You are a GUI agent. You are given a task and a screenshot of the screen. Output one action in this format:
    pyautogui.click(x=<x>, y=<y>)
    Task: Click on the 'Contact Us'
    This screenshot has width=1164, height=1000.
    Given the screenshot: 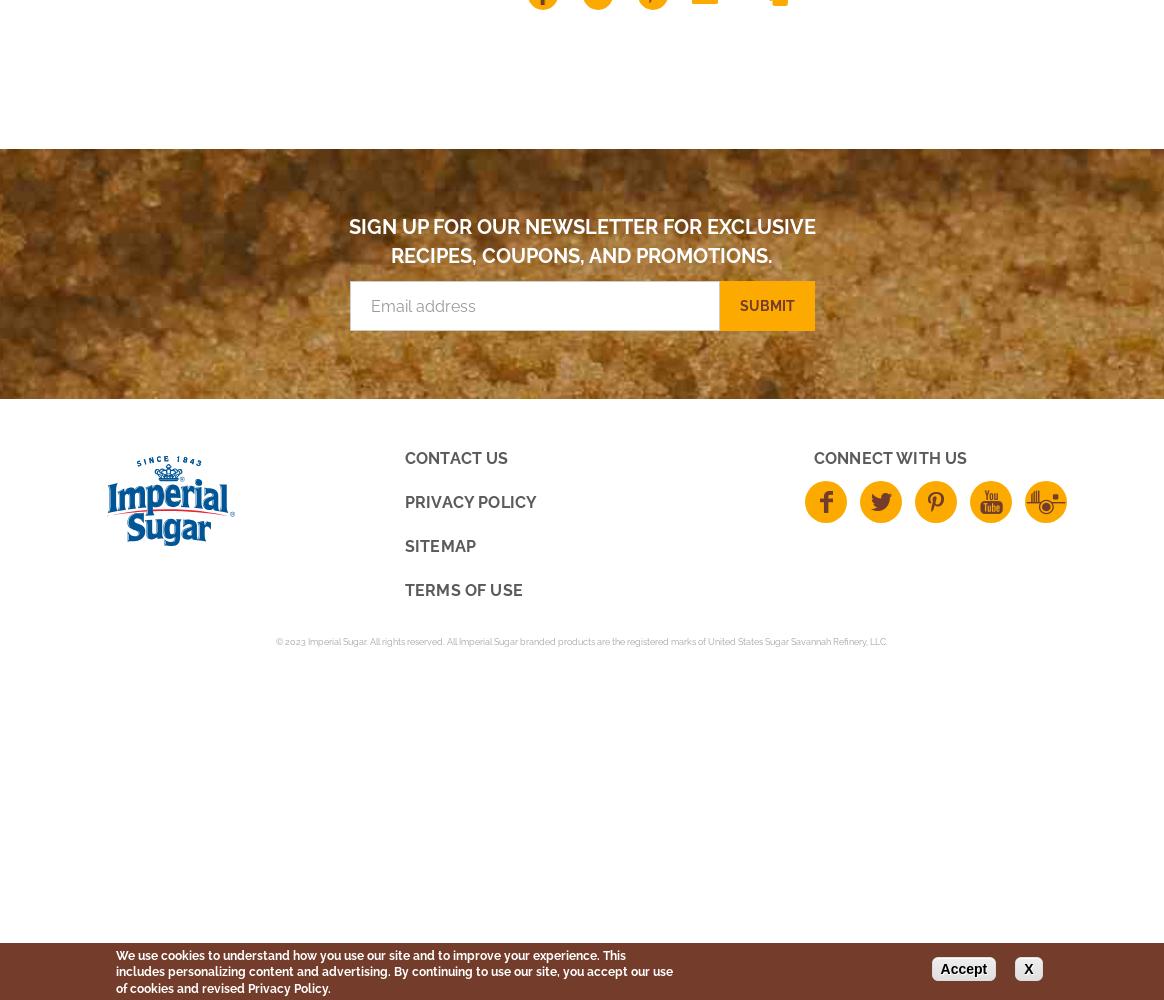 What is the action you would take?
    pyautogui.click(x=455, y=457)
    